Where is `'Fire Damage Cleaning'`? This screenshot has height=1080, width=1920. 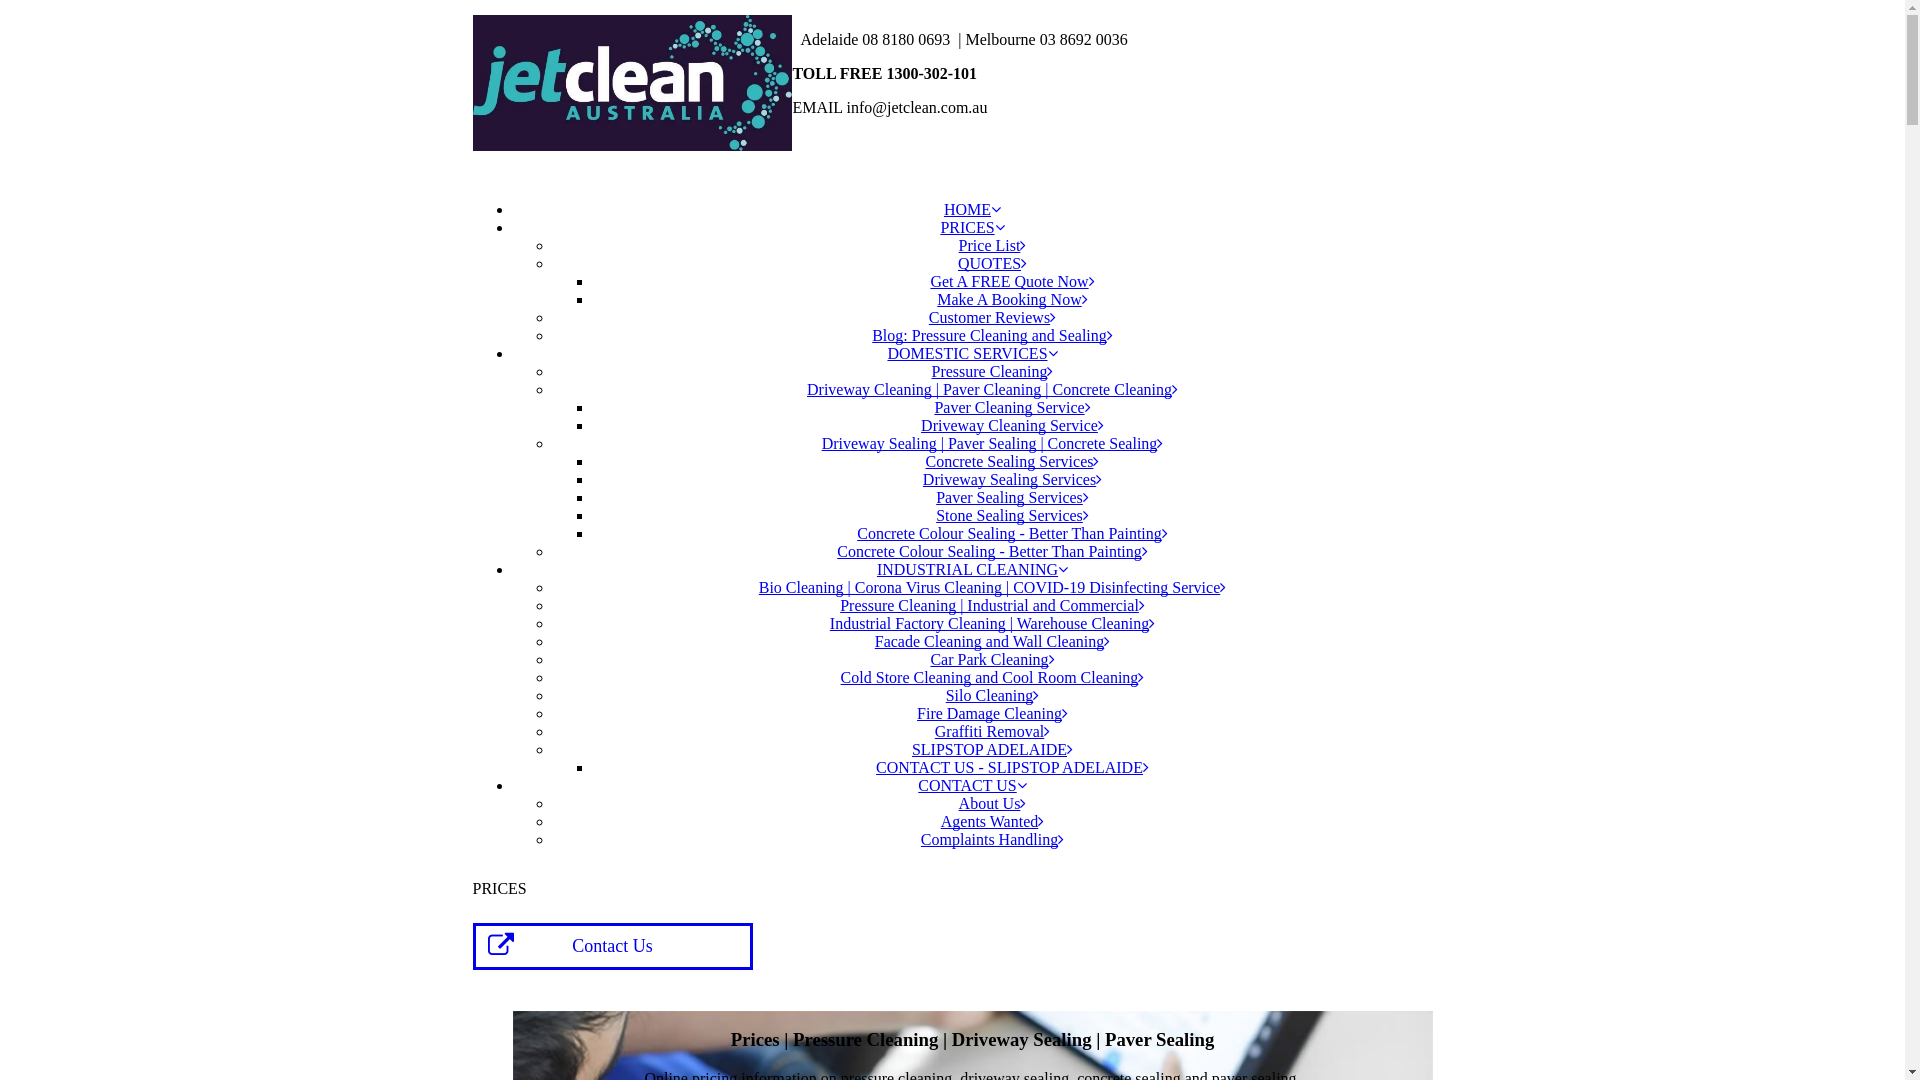 'Fire Damage Cleaning' is located at coordinates (915, 712).